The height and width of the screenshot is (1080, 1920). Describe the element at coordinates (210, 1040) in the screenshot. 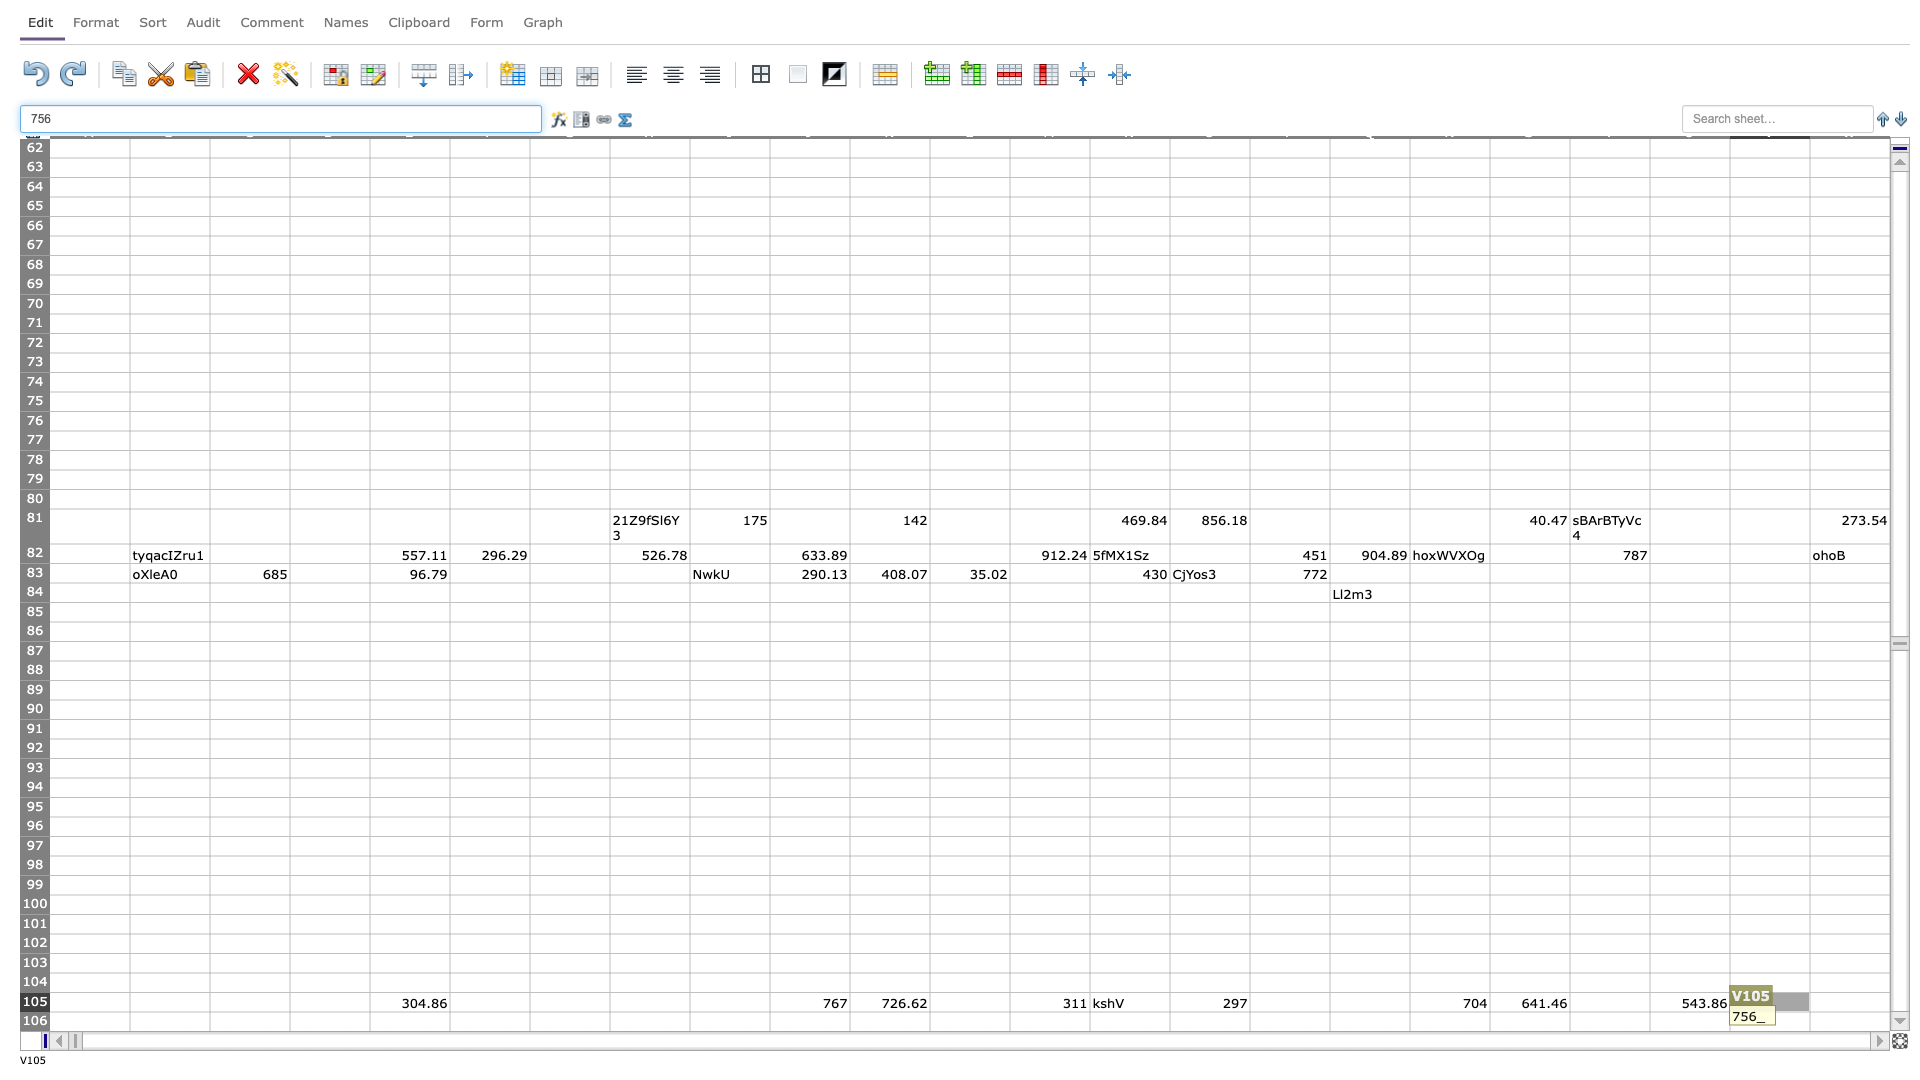

I see `Right edge at position B107` at that location.